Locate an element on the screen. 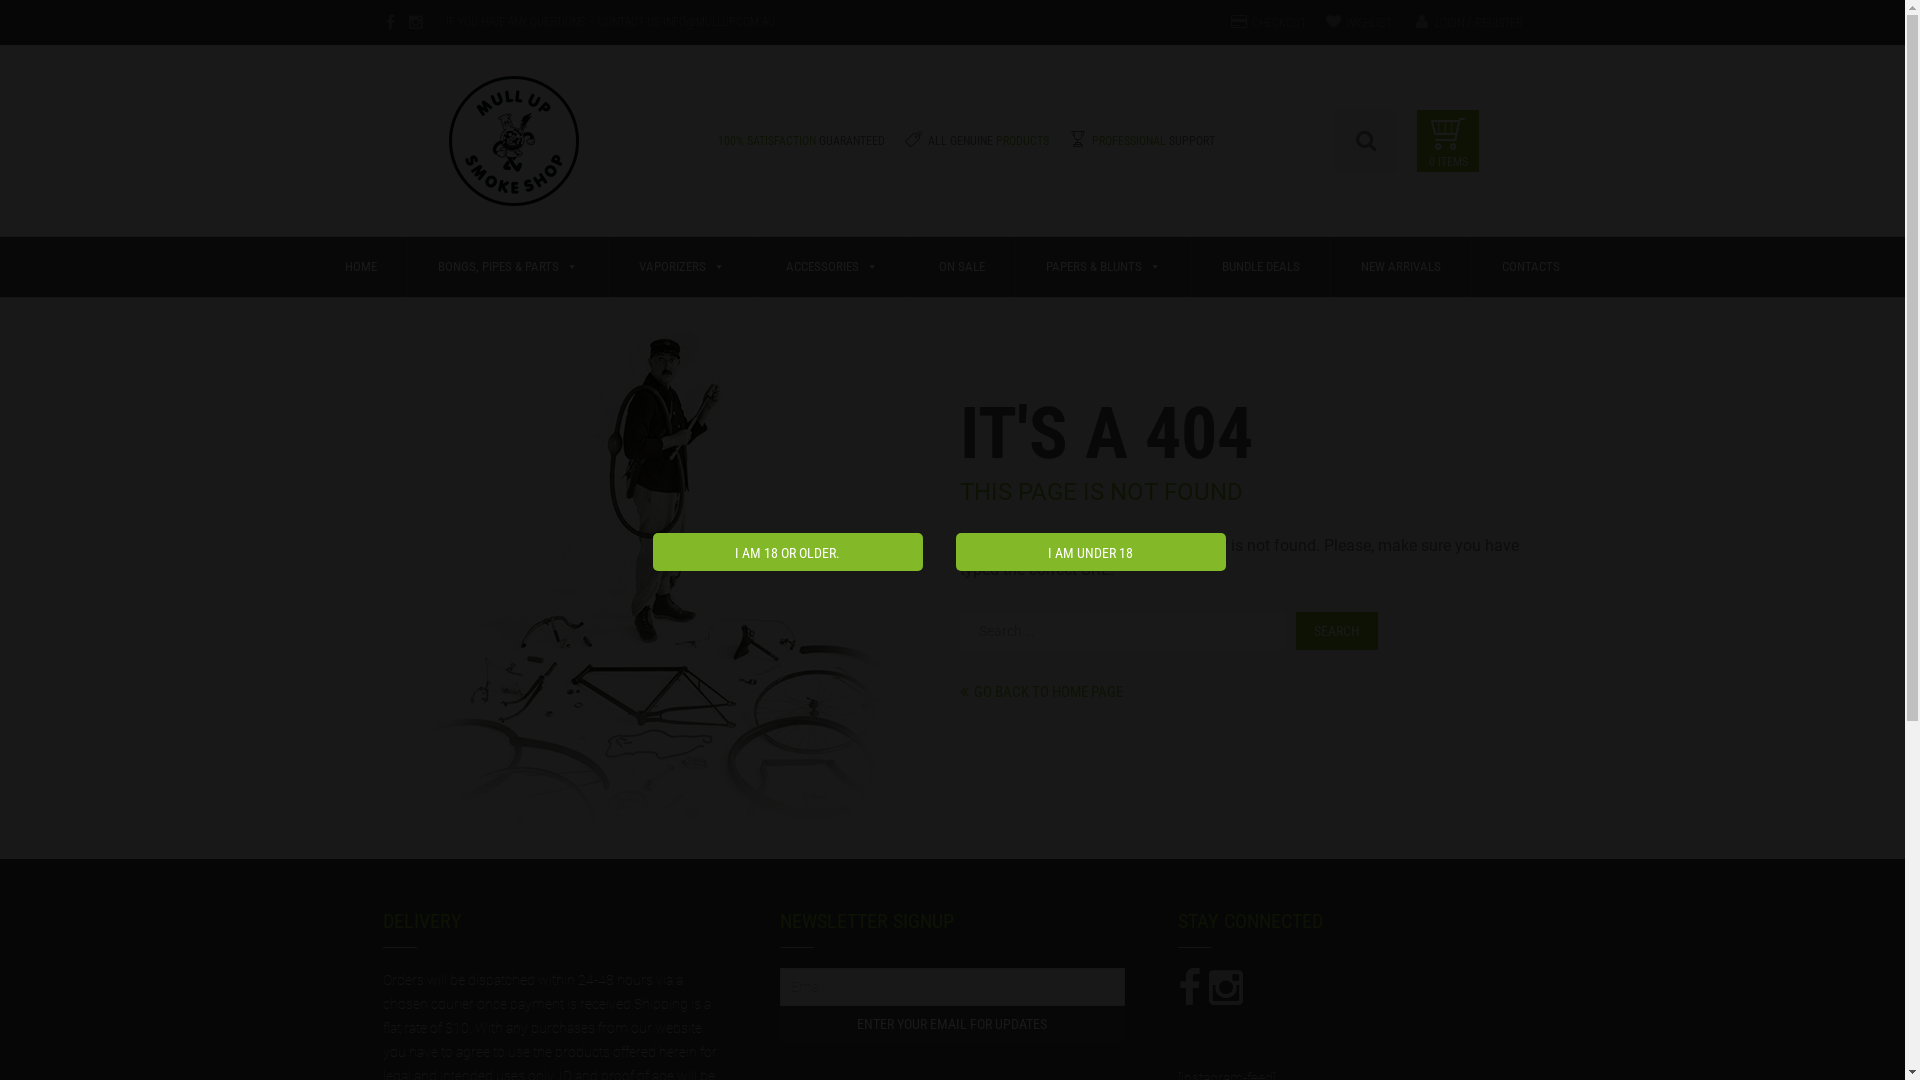  'VAPORIZERS' is located at coordinates (682, 265).